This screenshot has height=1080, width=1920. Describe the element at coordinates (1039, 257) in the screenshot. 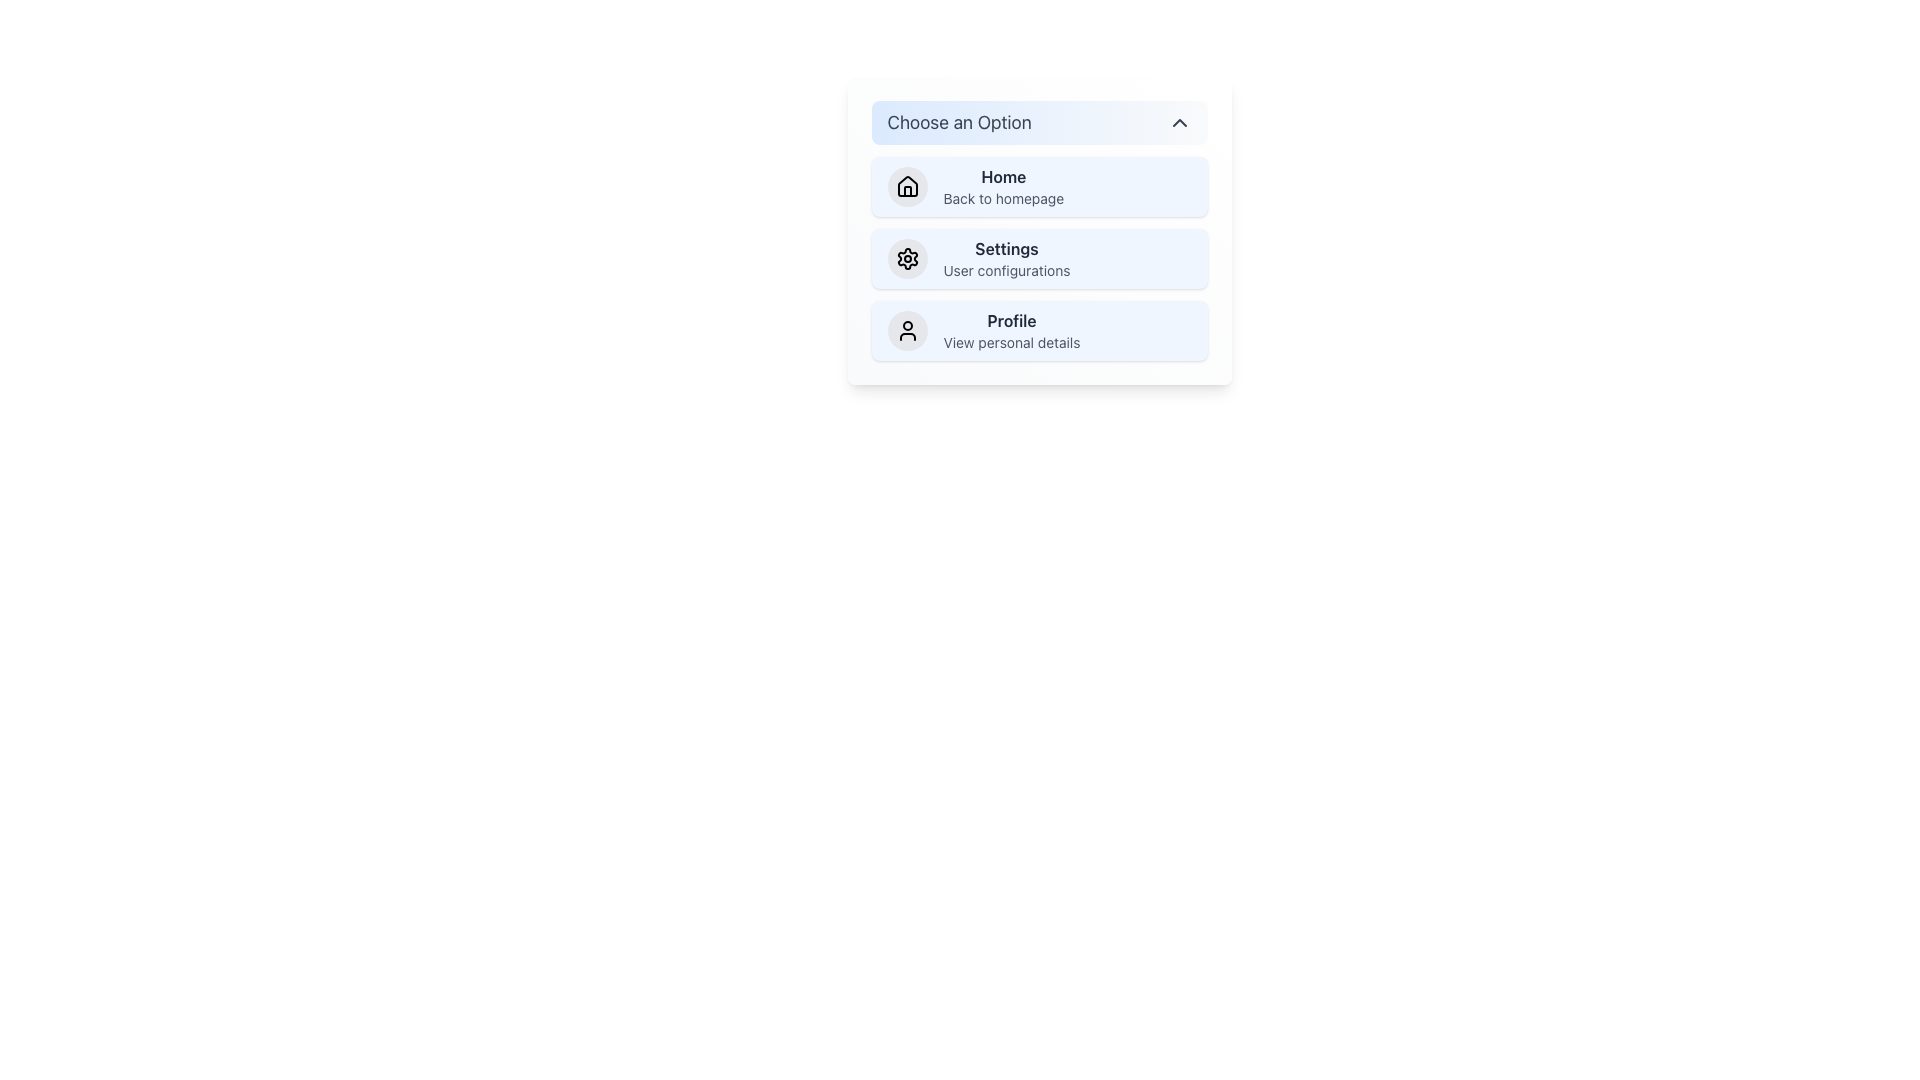

I see `the 'Settings' button-like interactive list item, which is the second item in the 'Choose an Option' list` at that location.